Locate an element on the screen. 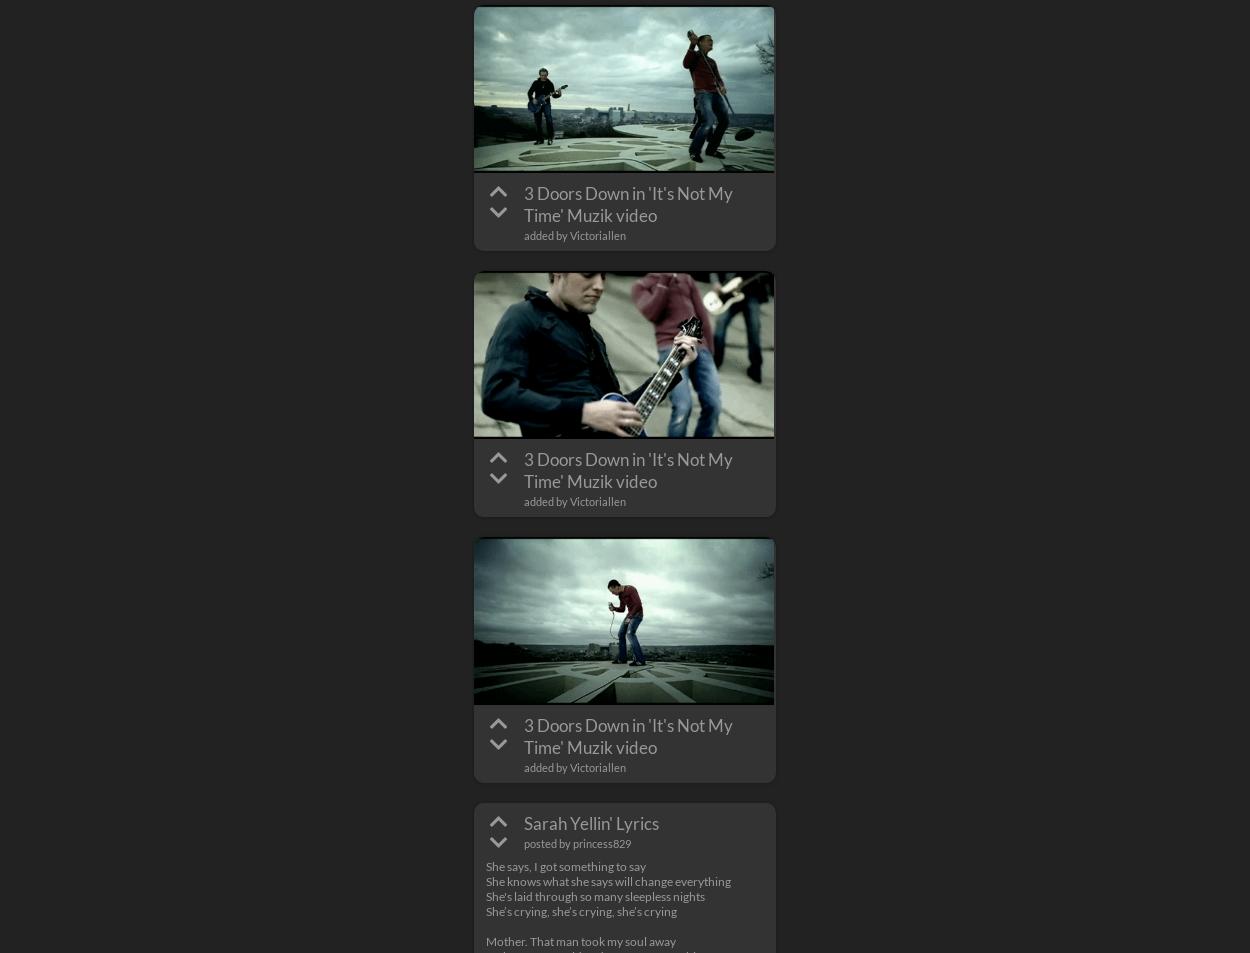 The width and height of the screenshot is (1250, 953). 'Mother. That man took my soul away' is located at coordinates (485, 941).